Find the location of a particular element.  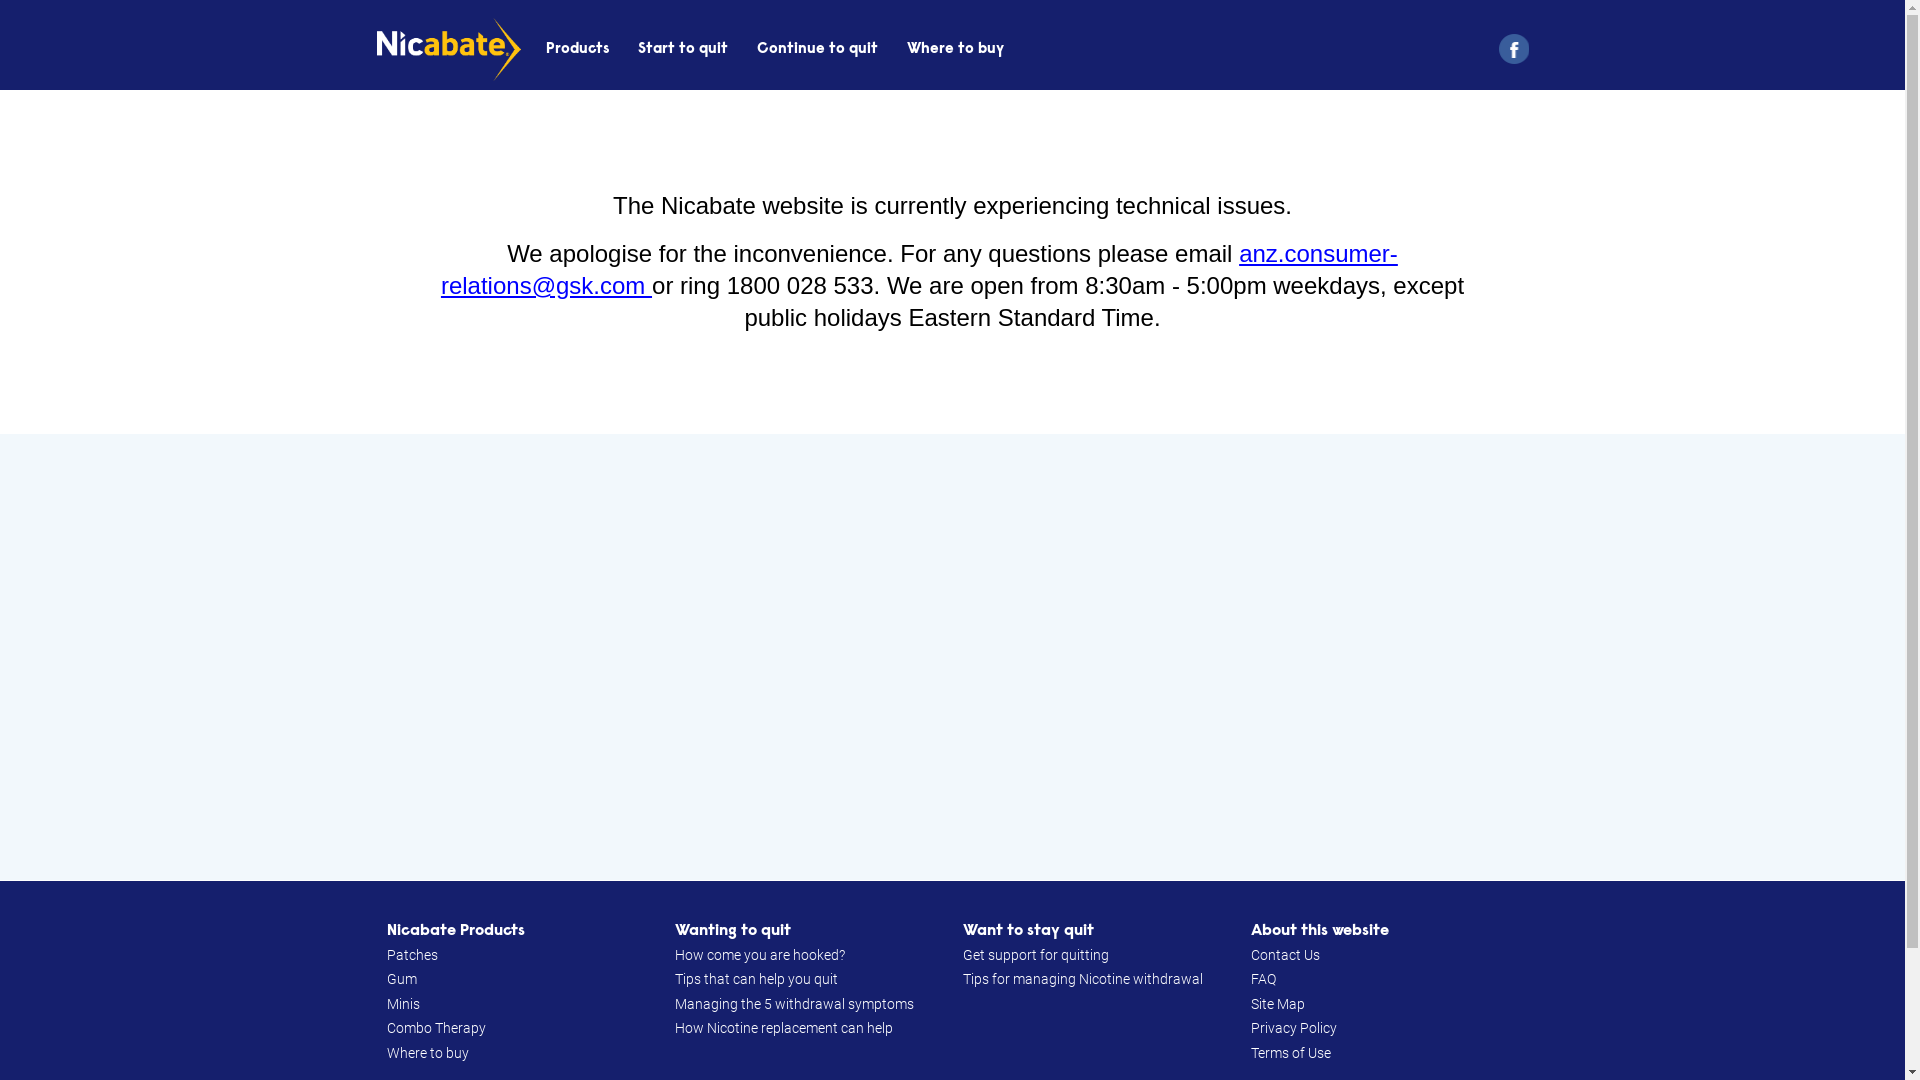

'Gum' is located at coordinates (385, 978).